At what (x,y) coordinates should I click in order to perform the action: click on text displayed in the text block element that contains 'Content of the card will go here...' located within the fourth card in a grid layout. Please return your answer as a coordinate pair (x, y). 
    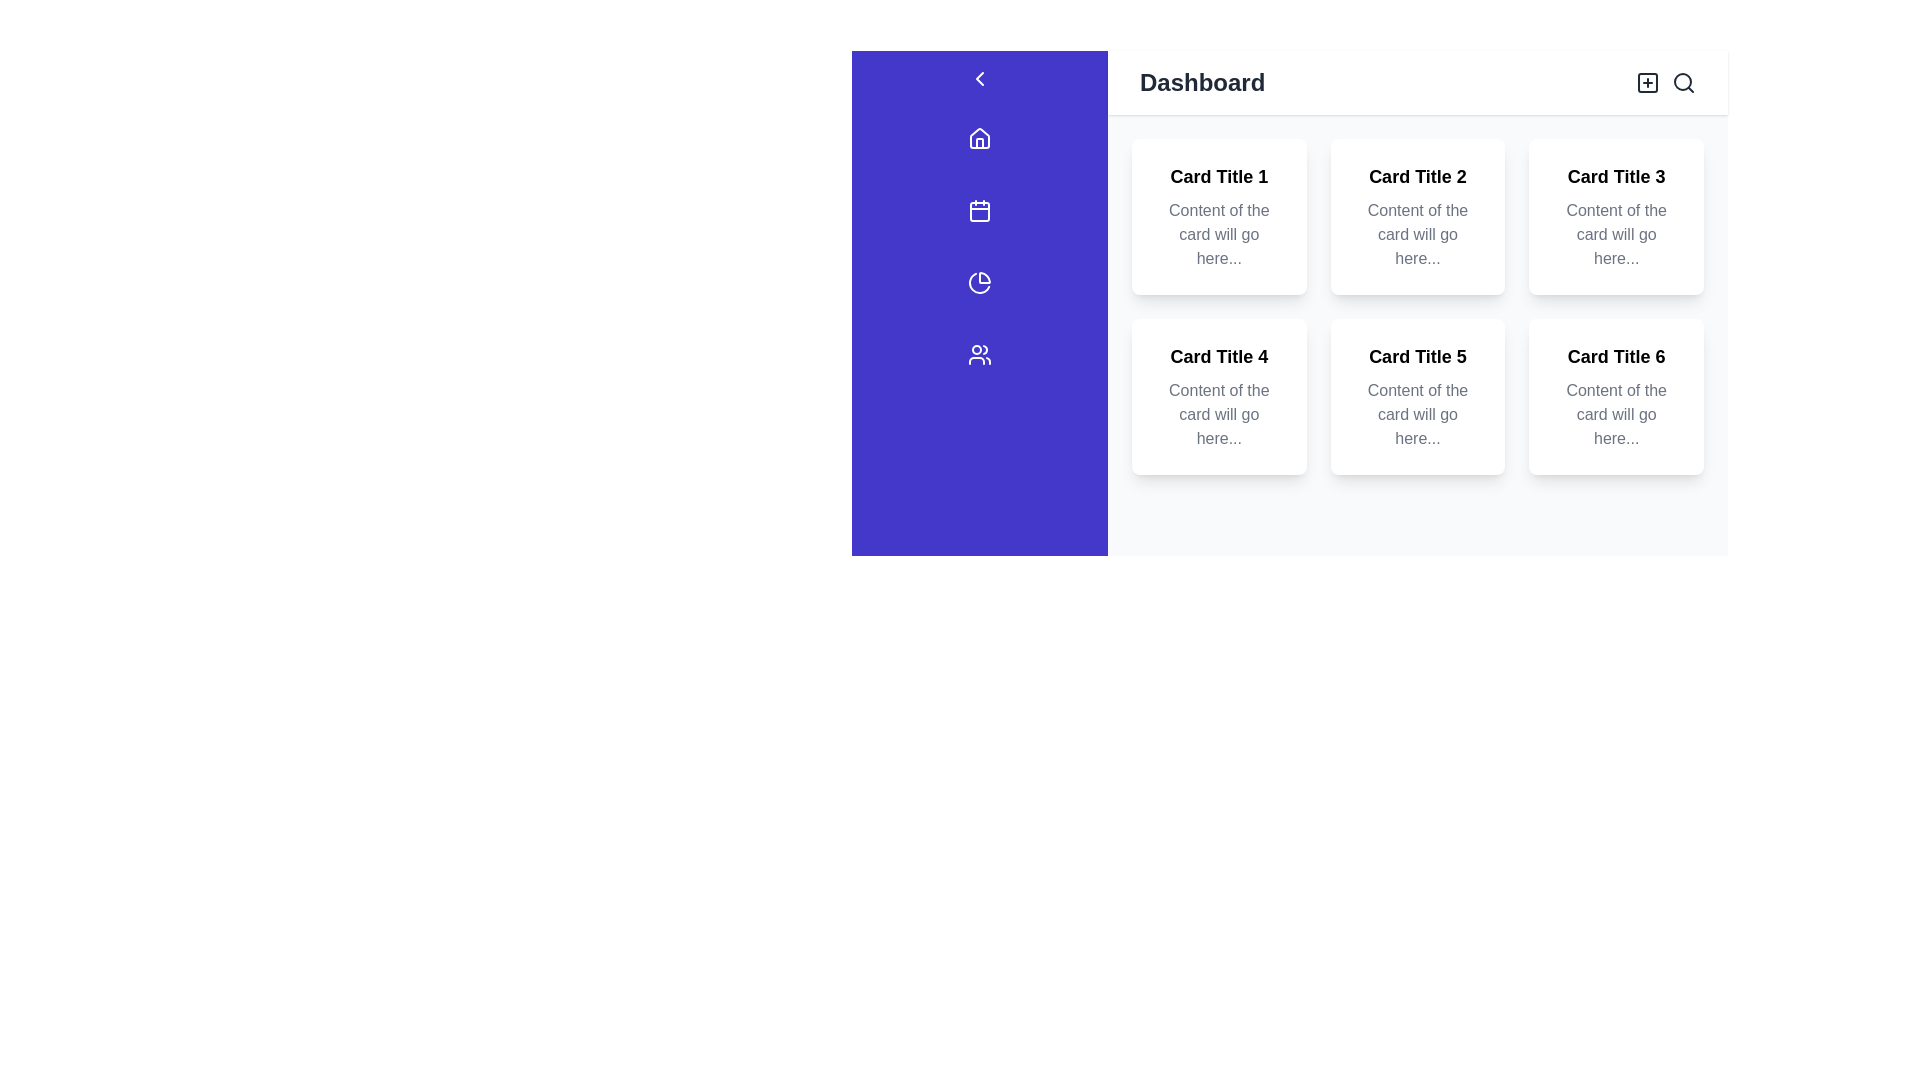
    Looking at the image, I should click on (1218, 414).